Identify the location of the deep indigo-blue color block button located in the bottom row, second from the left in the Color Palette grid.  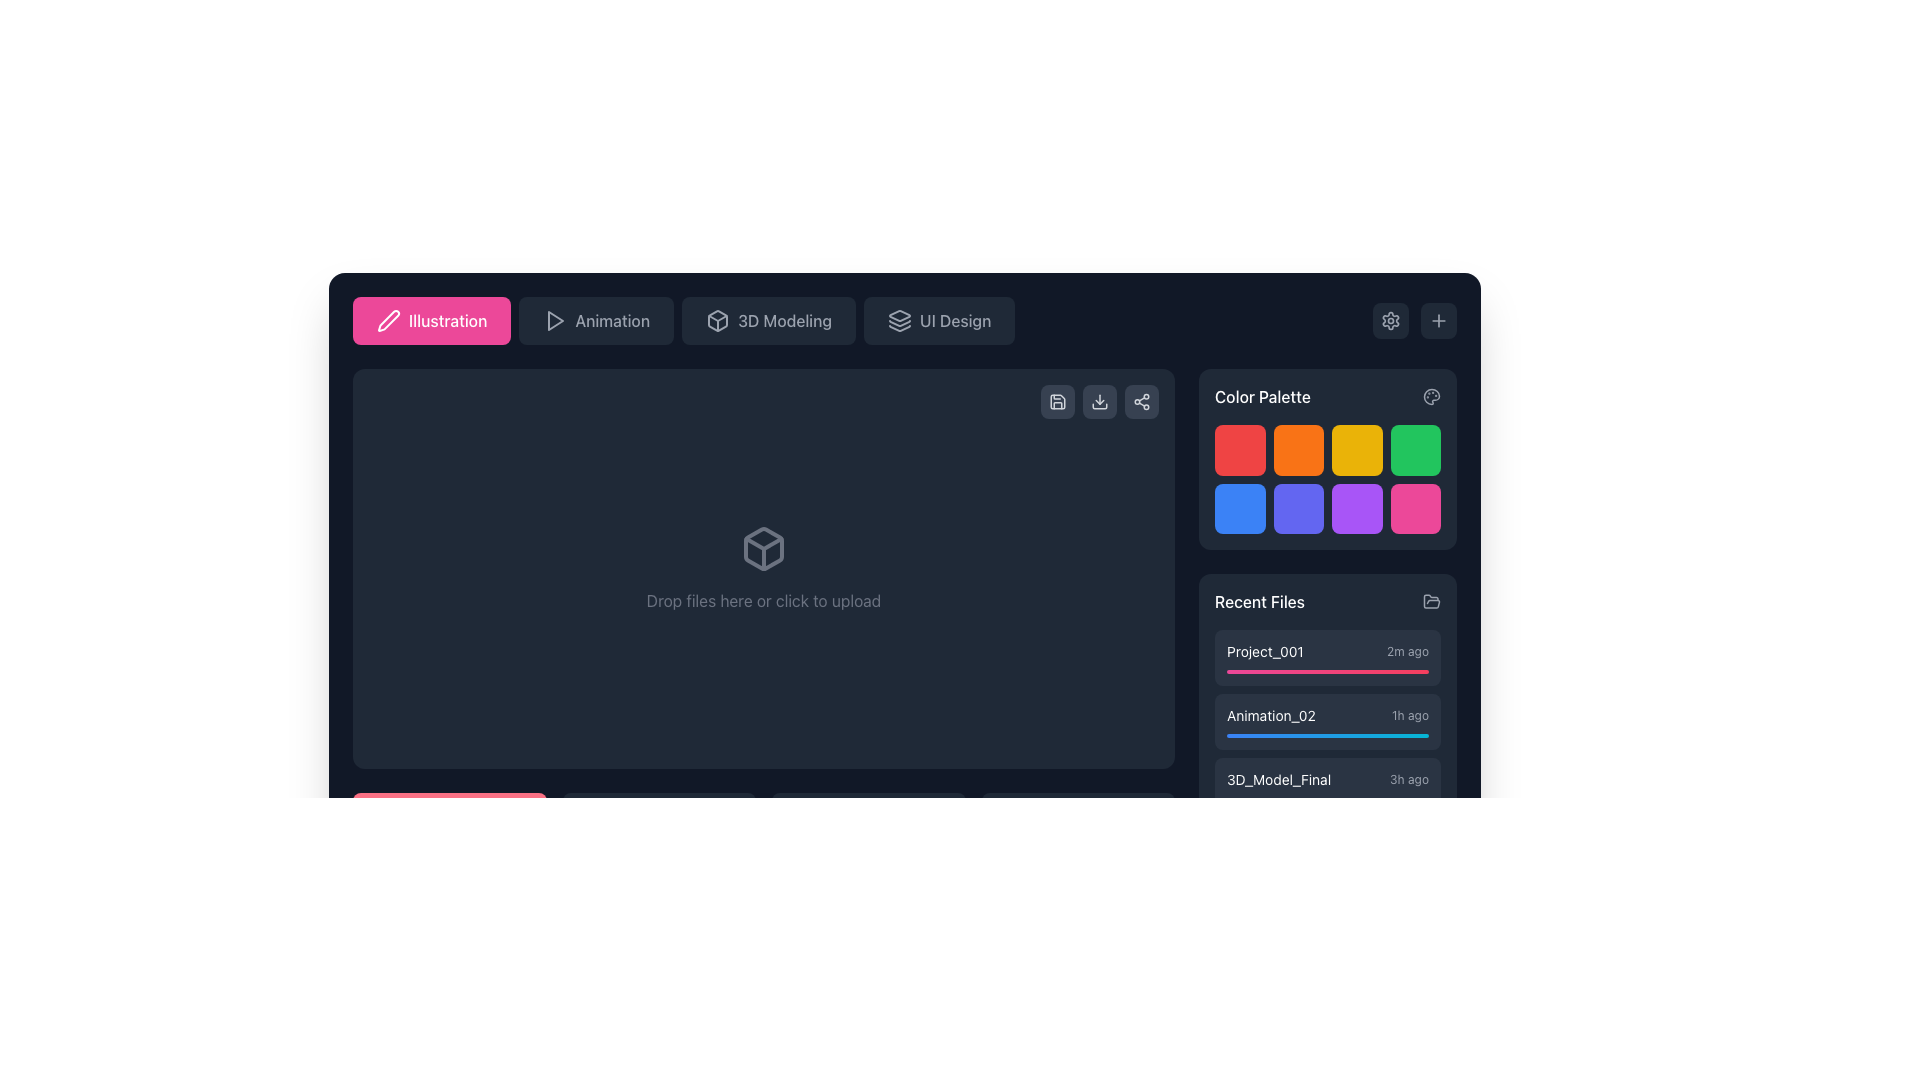
(1298, 507).